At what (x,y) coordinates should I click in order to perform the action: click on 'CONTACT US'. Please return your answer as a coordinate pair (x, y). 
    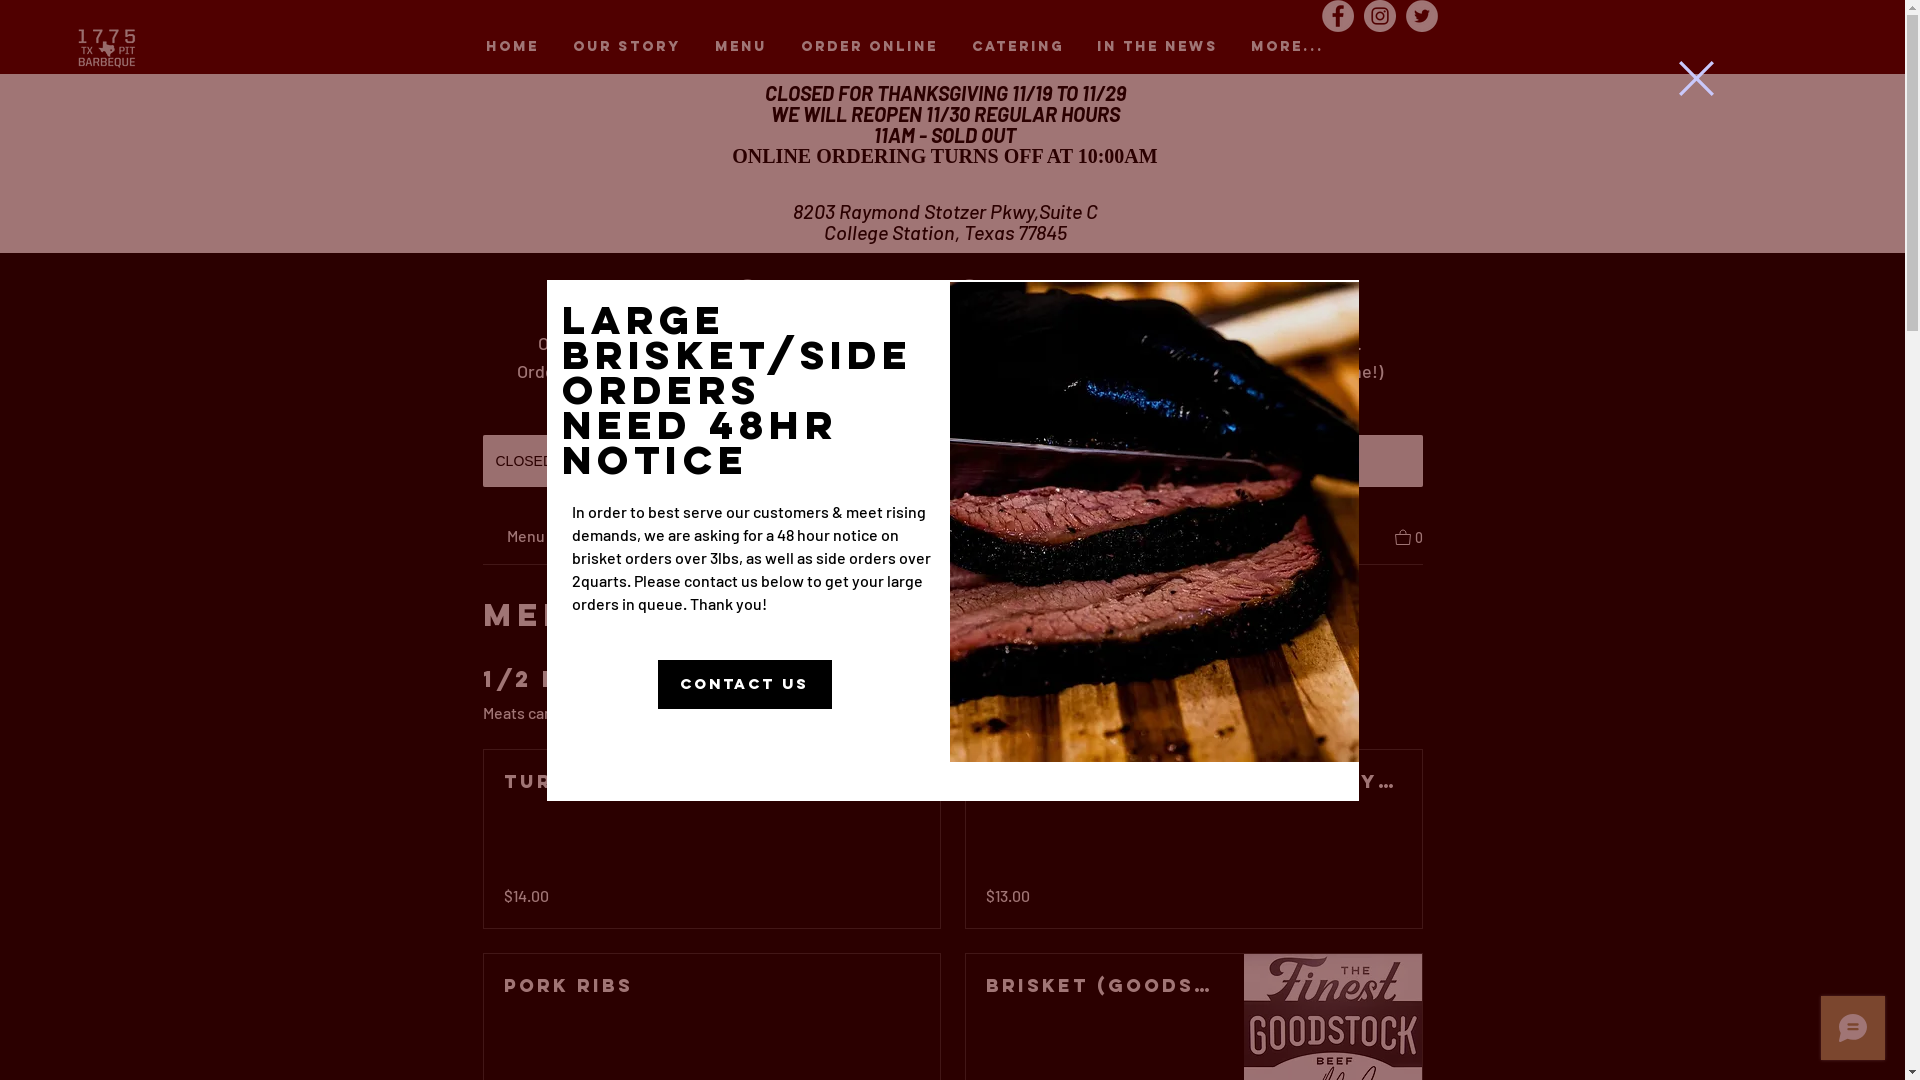
    Looking at the image, I should click on (743, 683).